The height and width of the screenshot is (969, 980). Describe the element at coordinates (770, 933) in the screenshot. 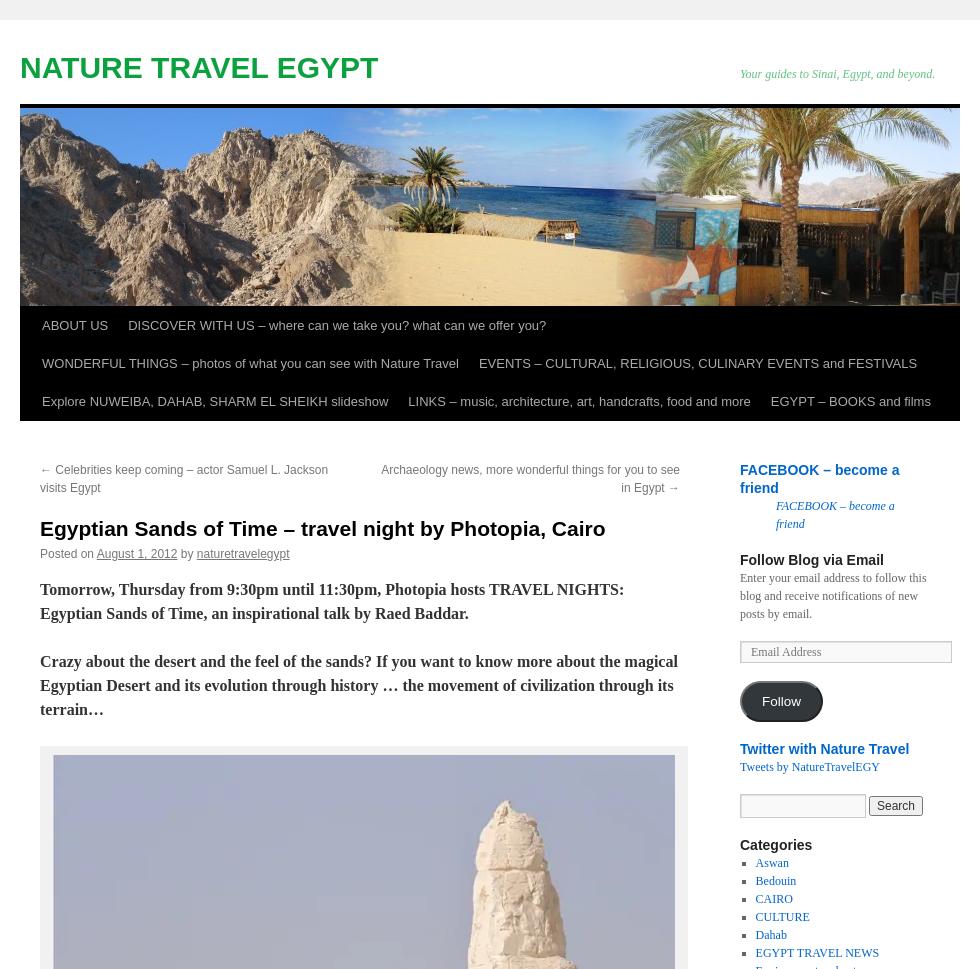

I see `'Dahab'` at that location.